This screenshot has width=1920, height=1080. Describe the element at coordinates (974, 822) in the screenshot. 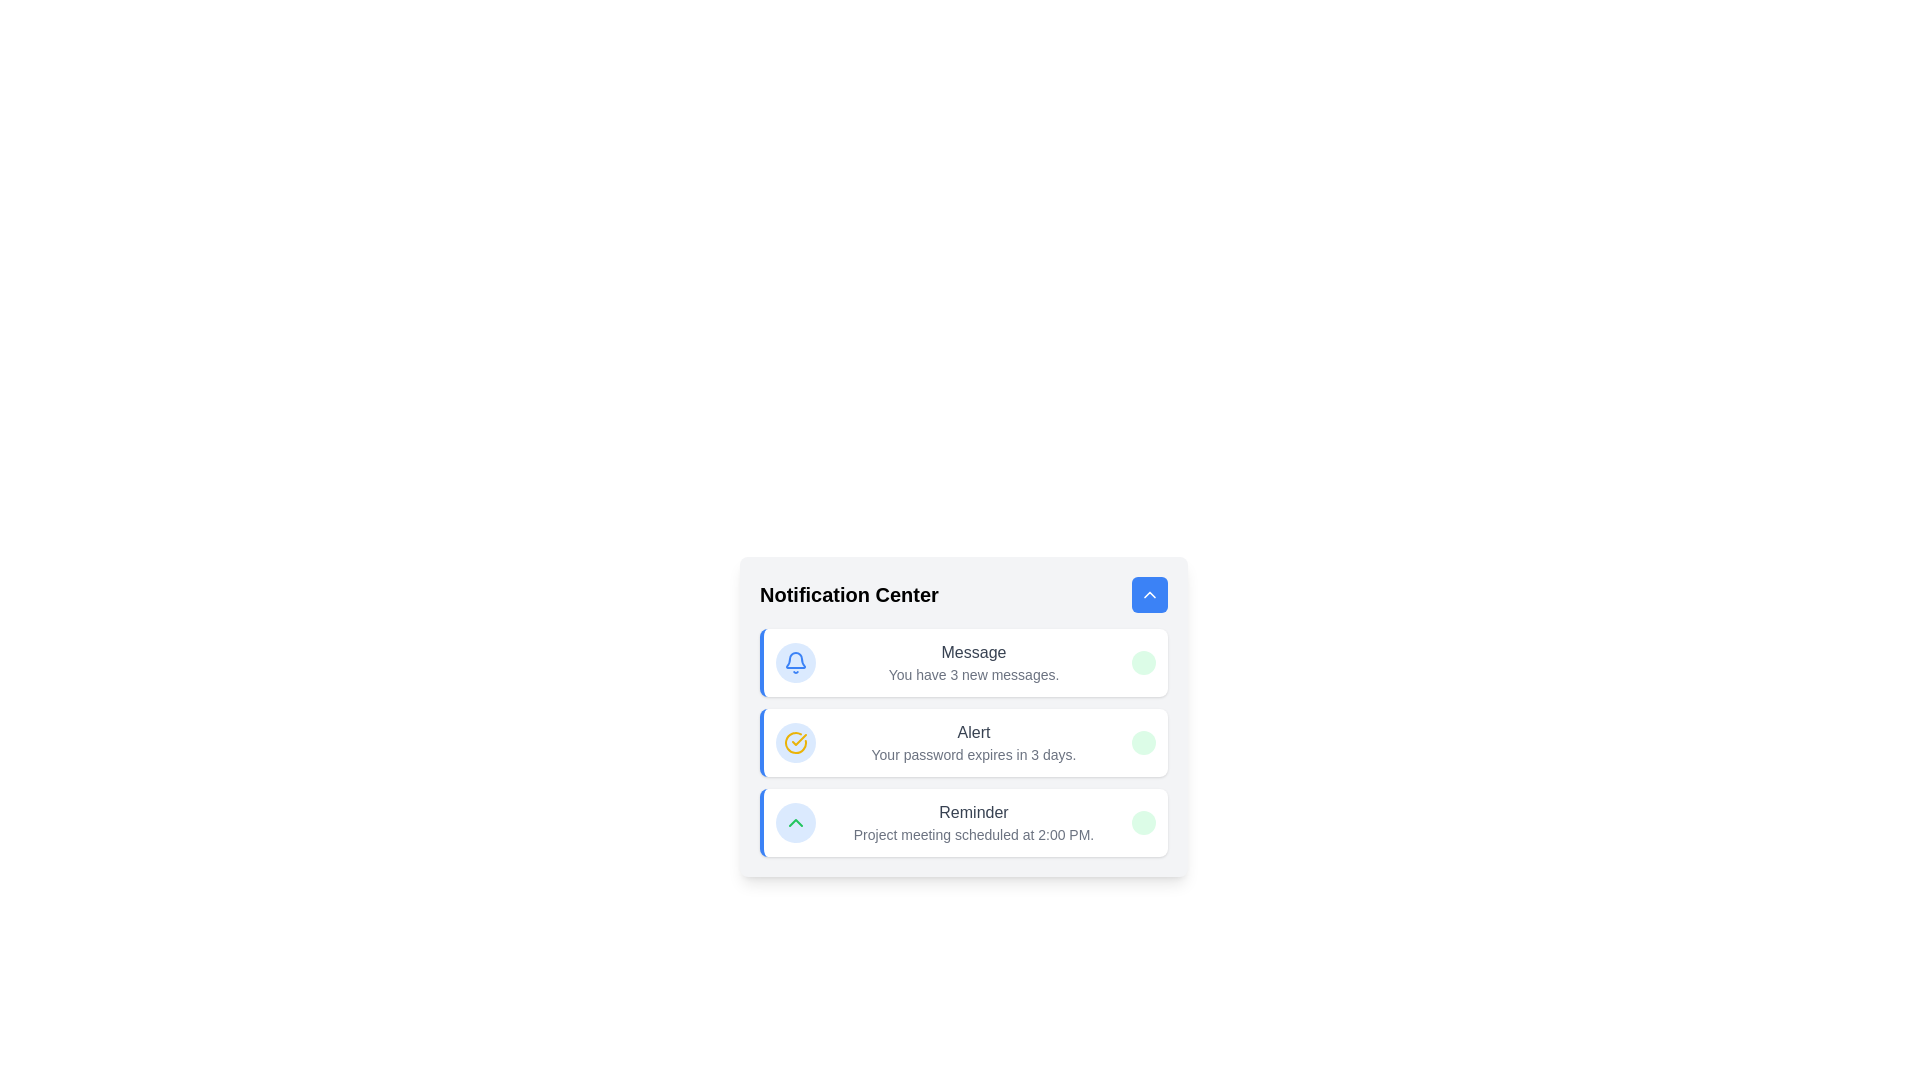

I see `text content of the 'Reminder' label which displays the message 'Project meeting scheduled at 2:00 PM.'` at that location.